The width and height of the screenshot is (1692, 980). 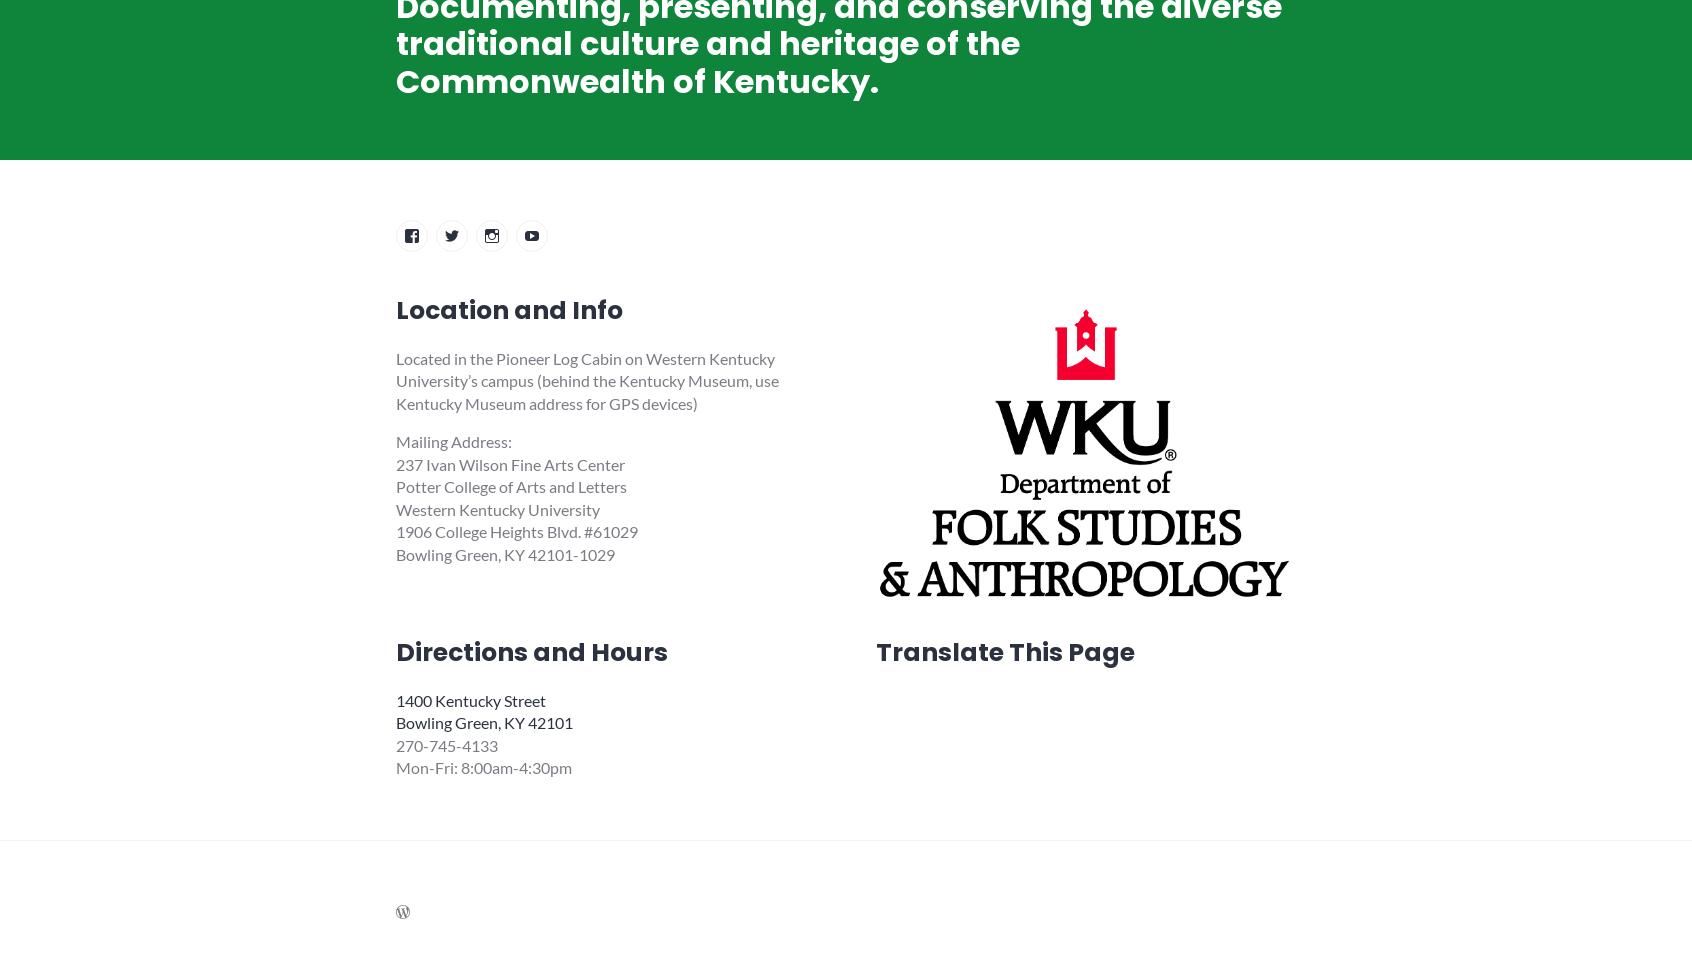 I want to click on '270-745-4133', so click(x=395, y=744).